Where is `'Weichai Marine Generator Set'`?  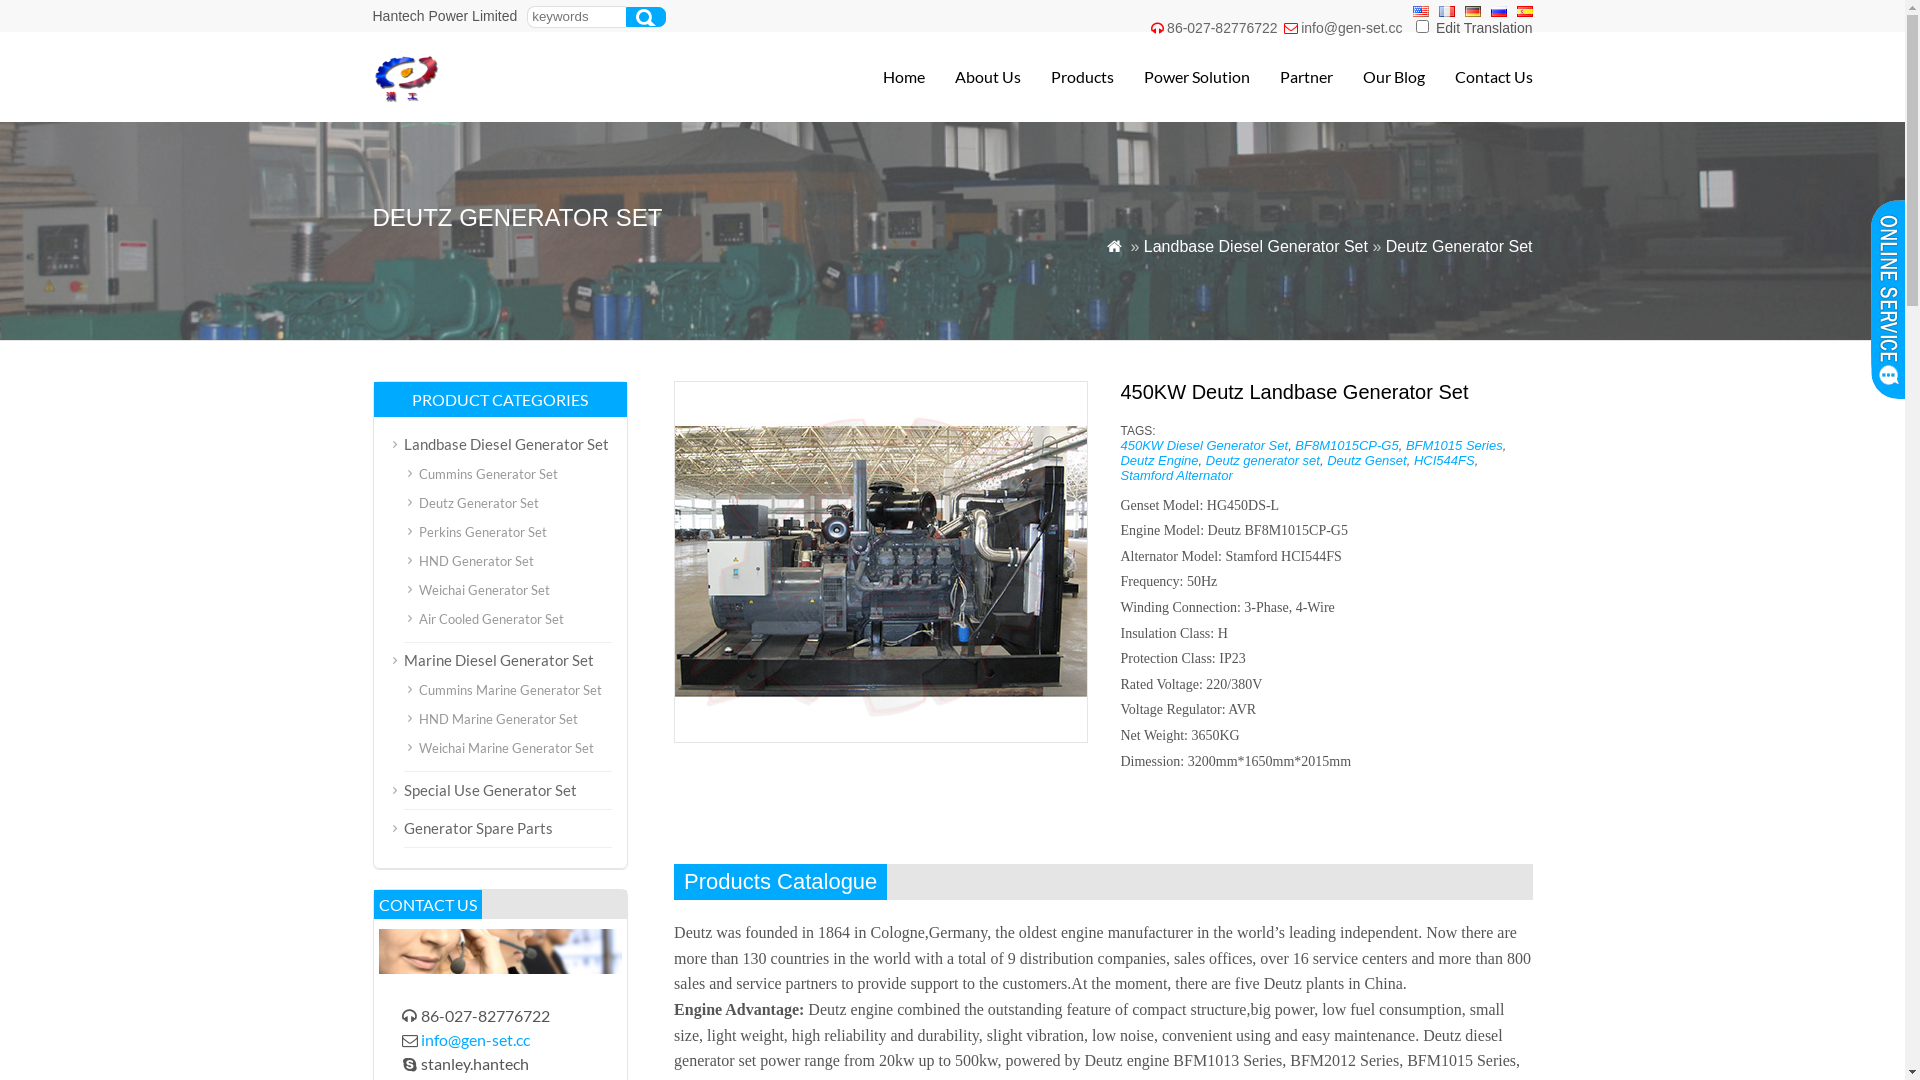
'Weichai Marine Generator Set' is located at coordinates (505, 748).